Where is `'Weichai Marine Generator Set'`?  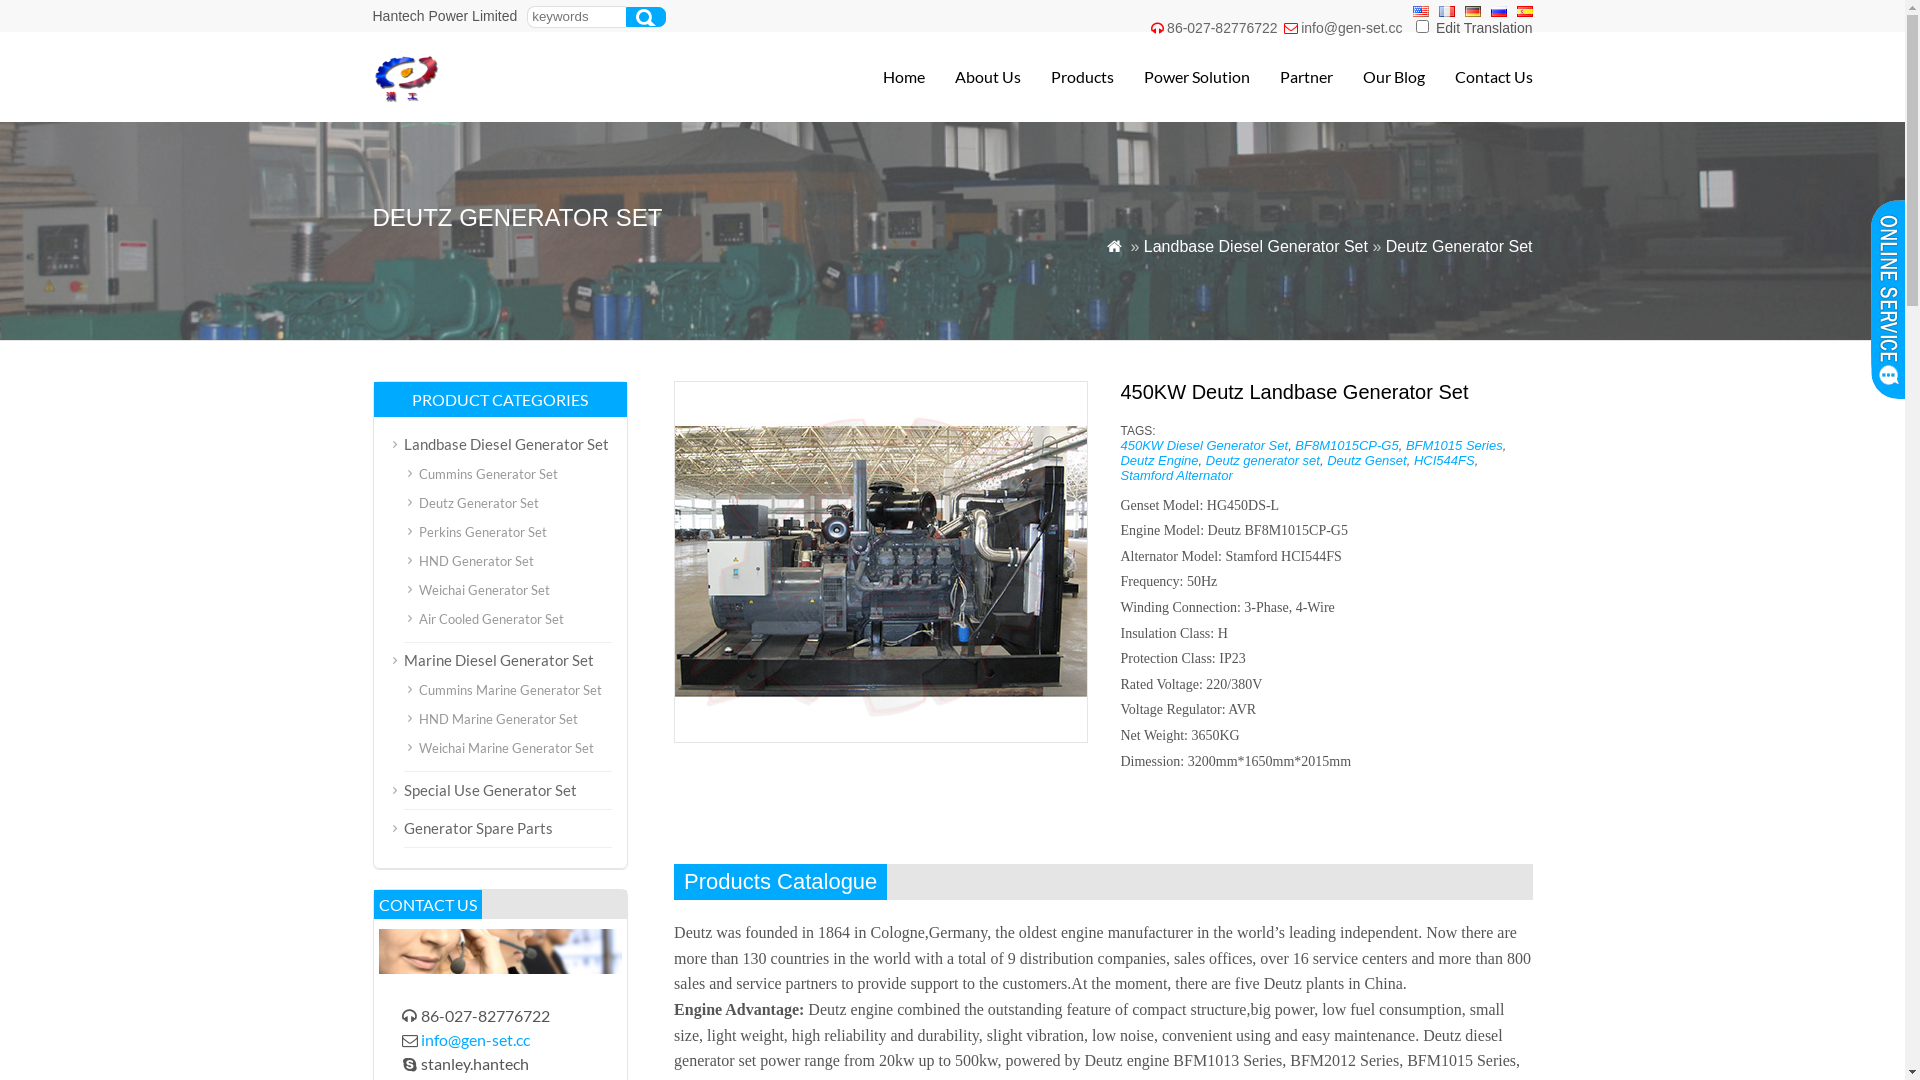
'Weichai Marine Generator Set' is located at coordinates (505, 748).